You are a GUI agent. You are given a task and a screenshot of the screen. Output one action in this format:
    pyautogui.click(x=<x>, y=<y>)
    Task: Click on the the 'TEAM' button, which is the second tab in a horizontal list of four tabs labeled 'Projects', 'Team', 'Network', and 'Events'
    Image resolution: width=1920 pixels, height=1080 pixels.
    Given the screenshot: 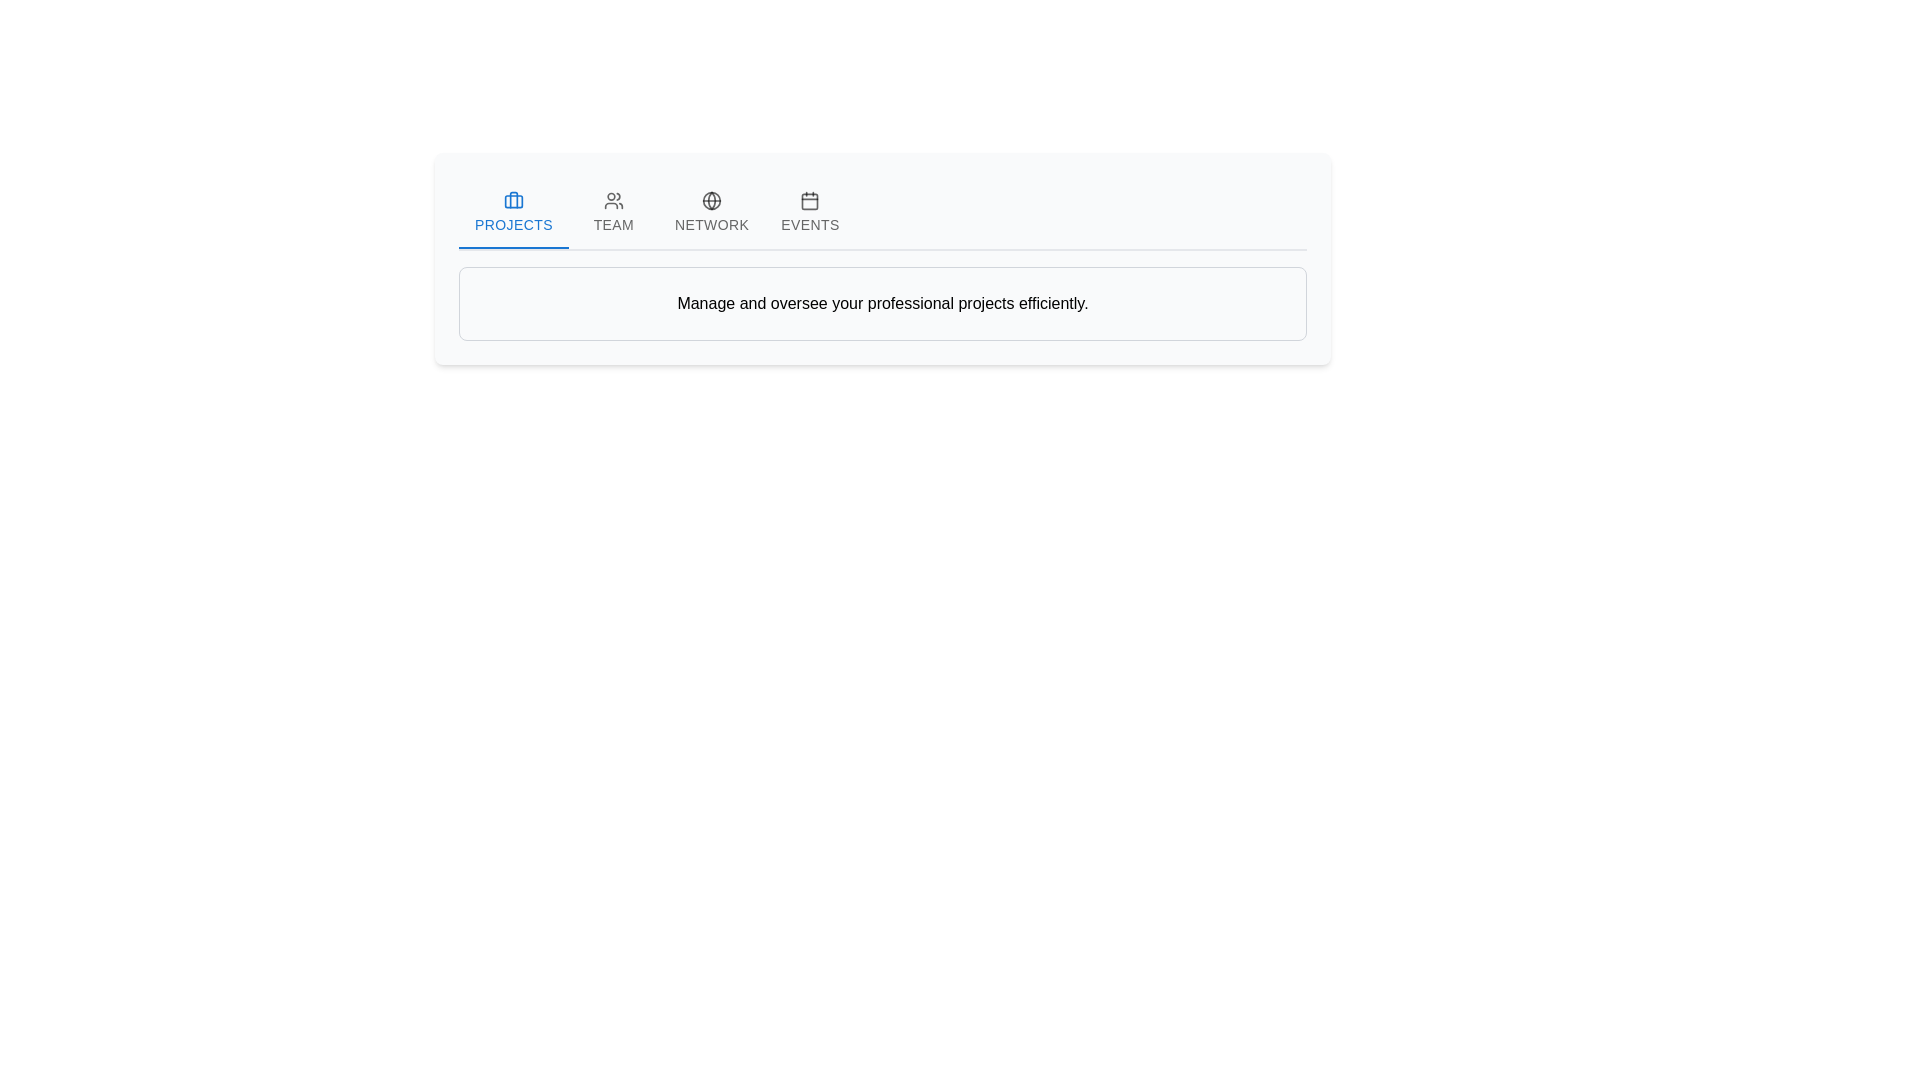 What is the action you would take?
    pyautogui.click(x=612, y=212)
    